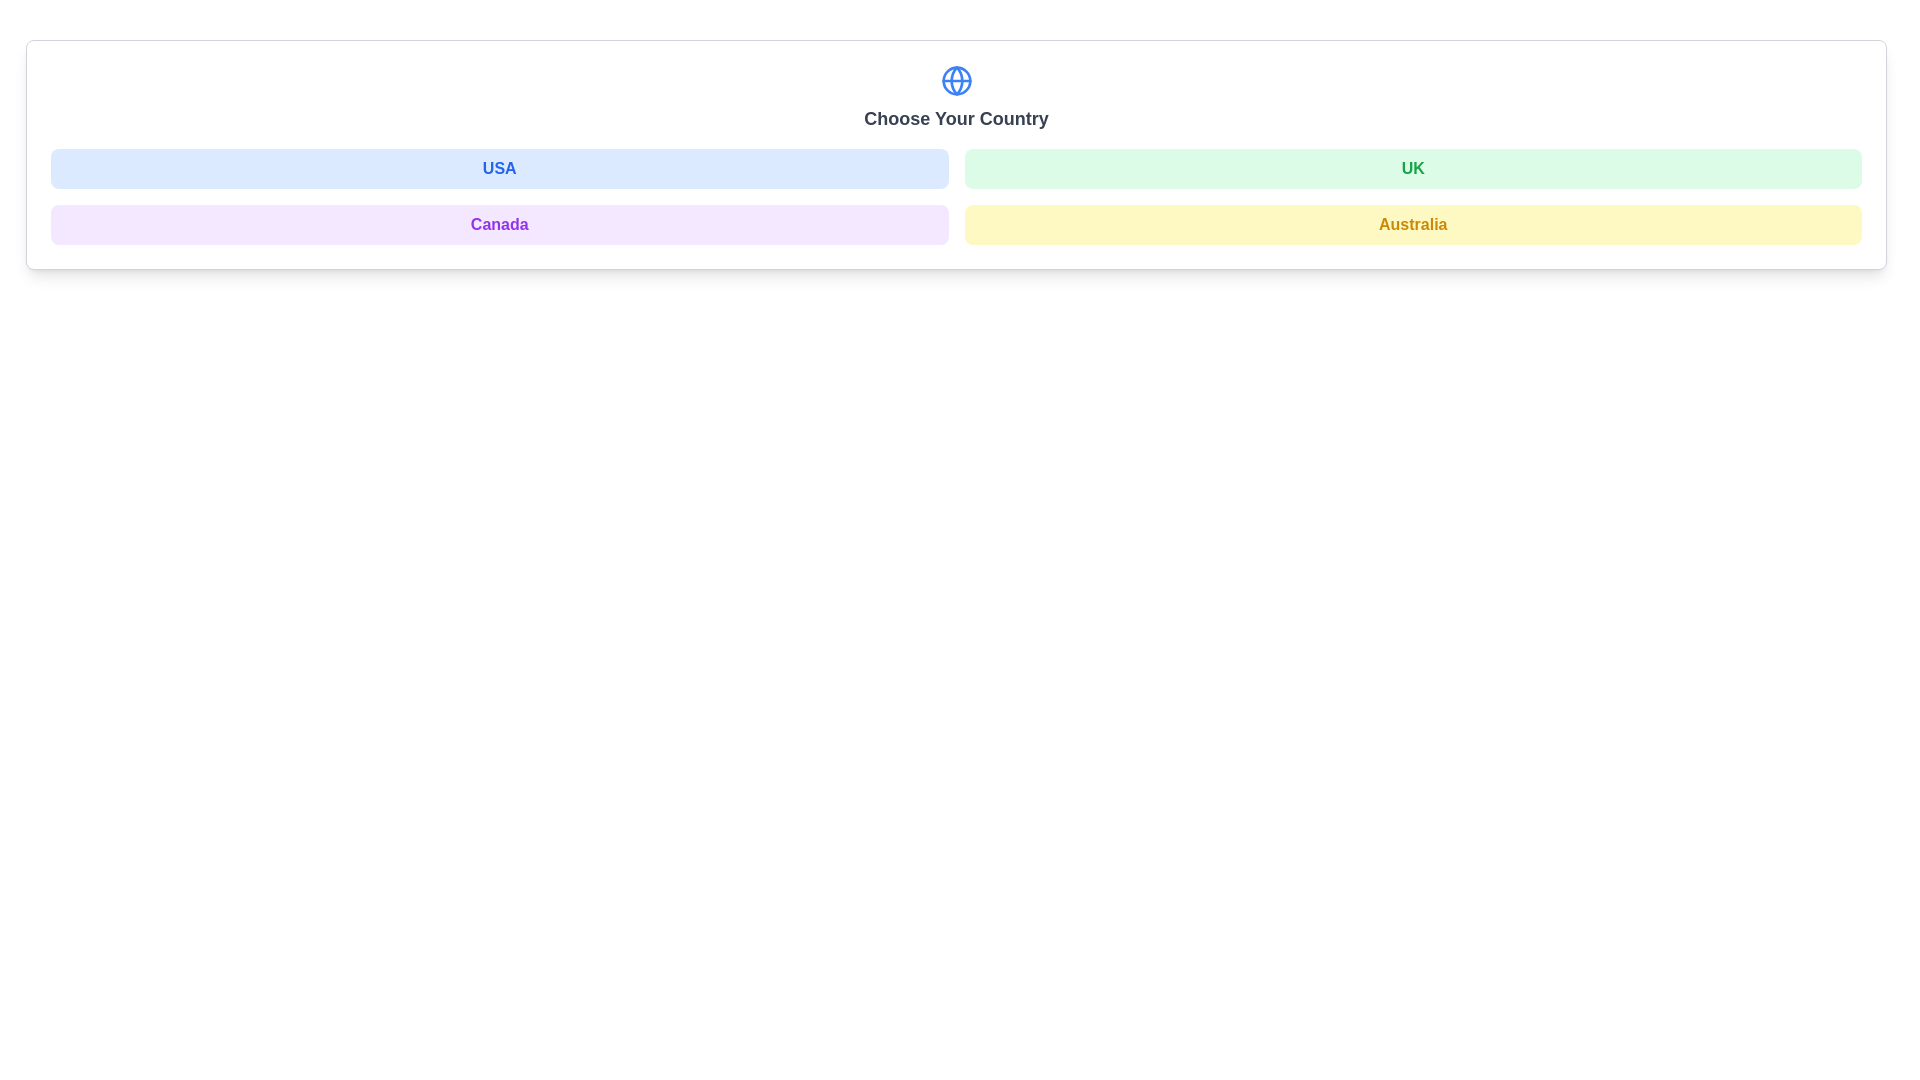 The width and height of the screenshot is (1920, 1080). Describe the element at coordinates (499, 224) in the screenshot. I see `the rounded rectangular button with a light purple background labeled 'Canada'` at that location.